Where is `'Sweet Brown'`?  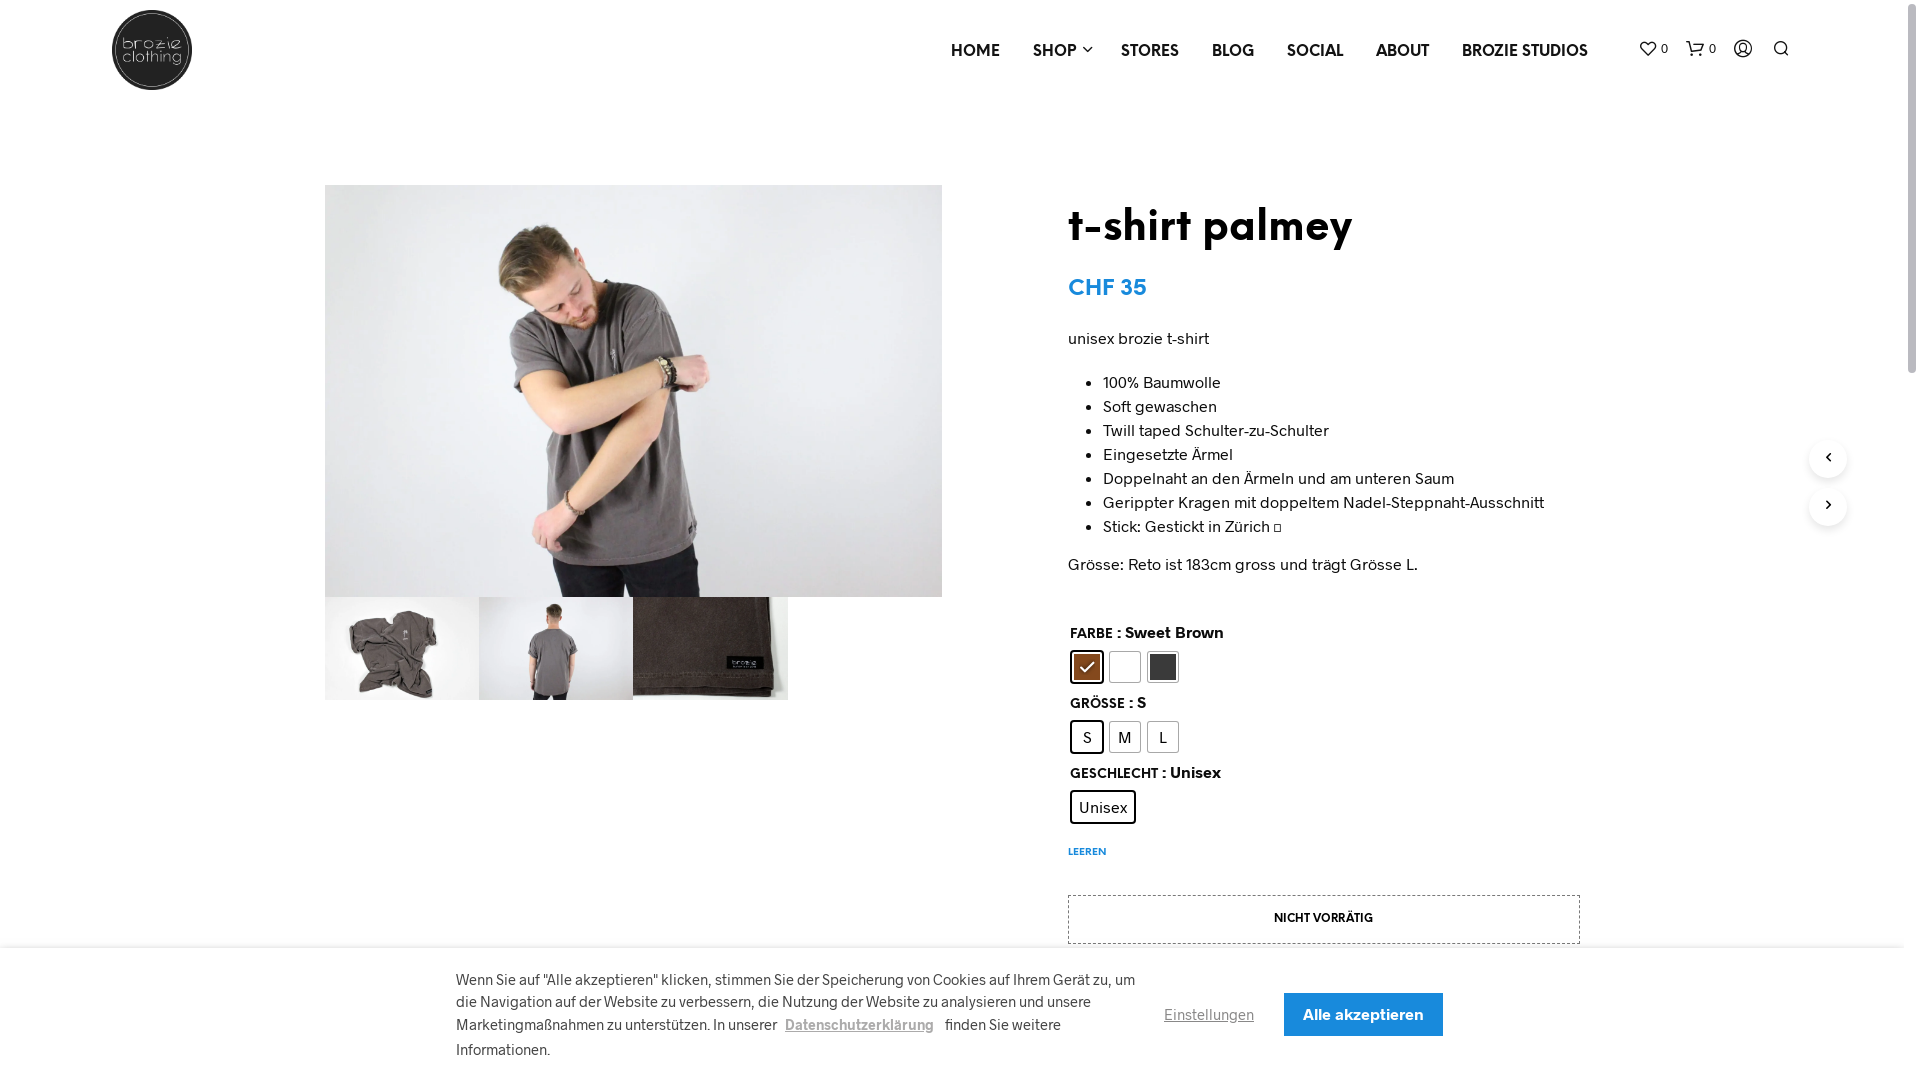
'Sweet Brown' is located at coordinates (1085, 667).